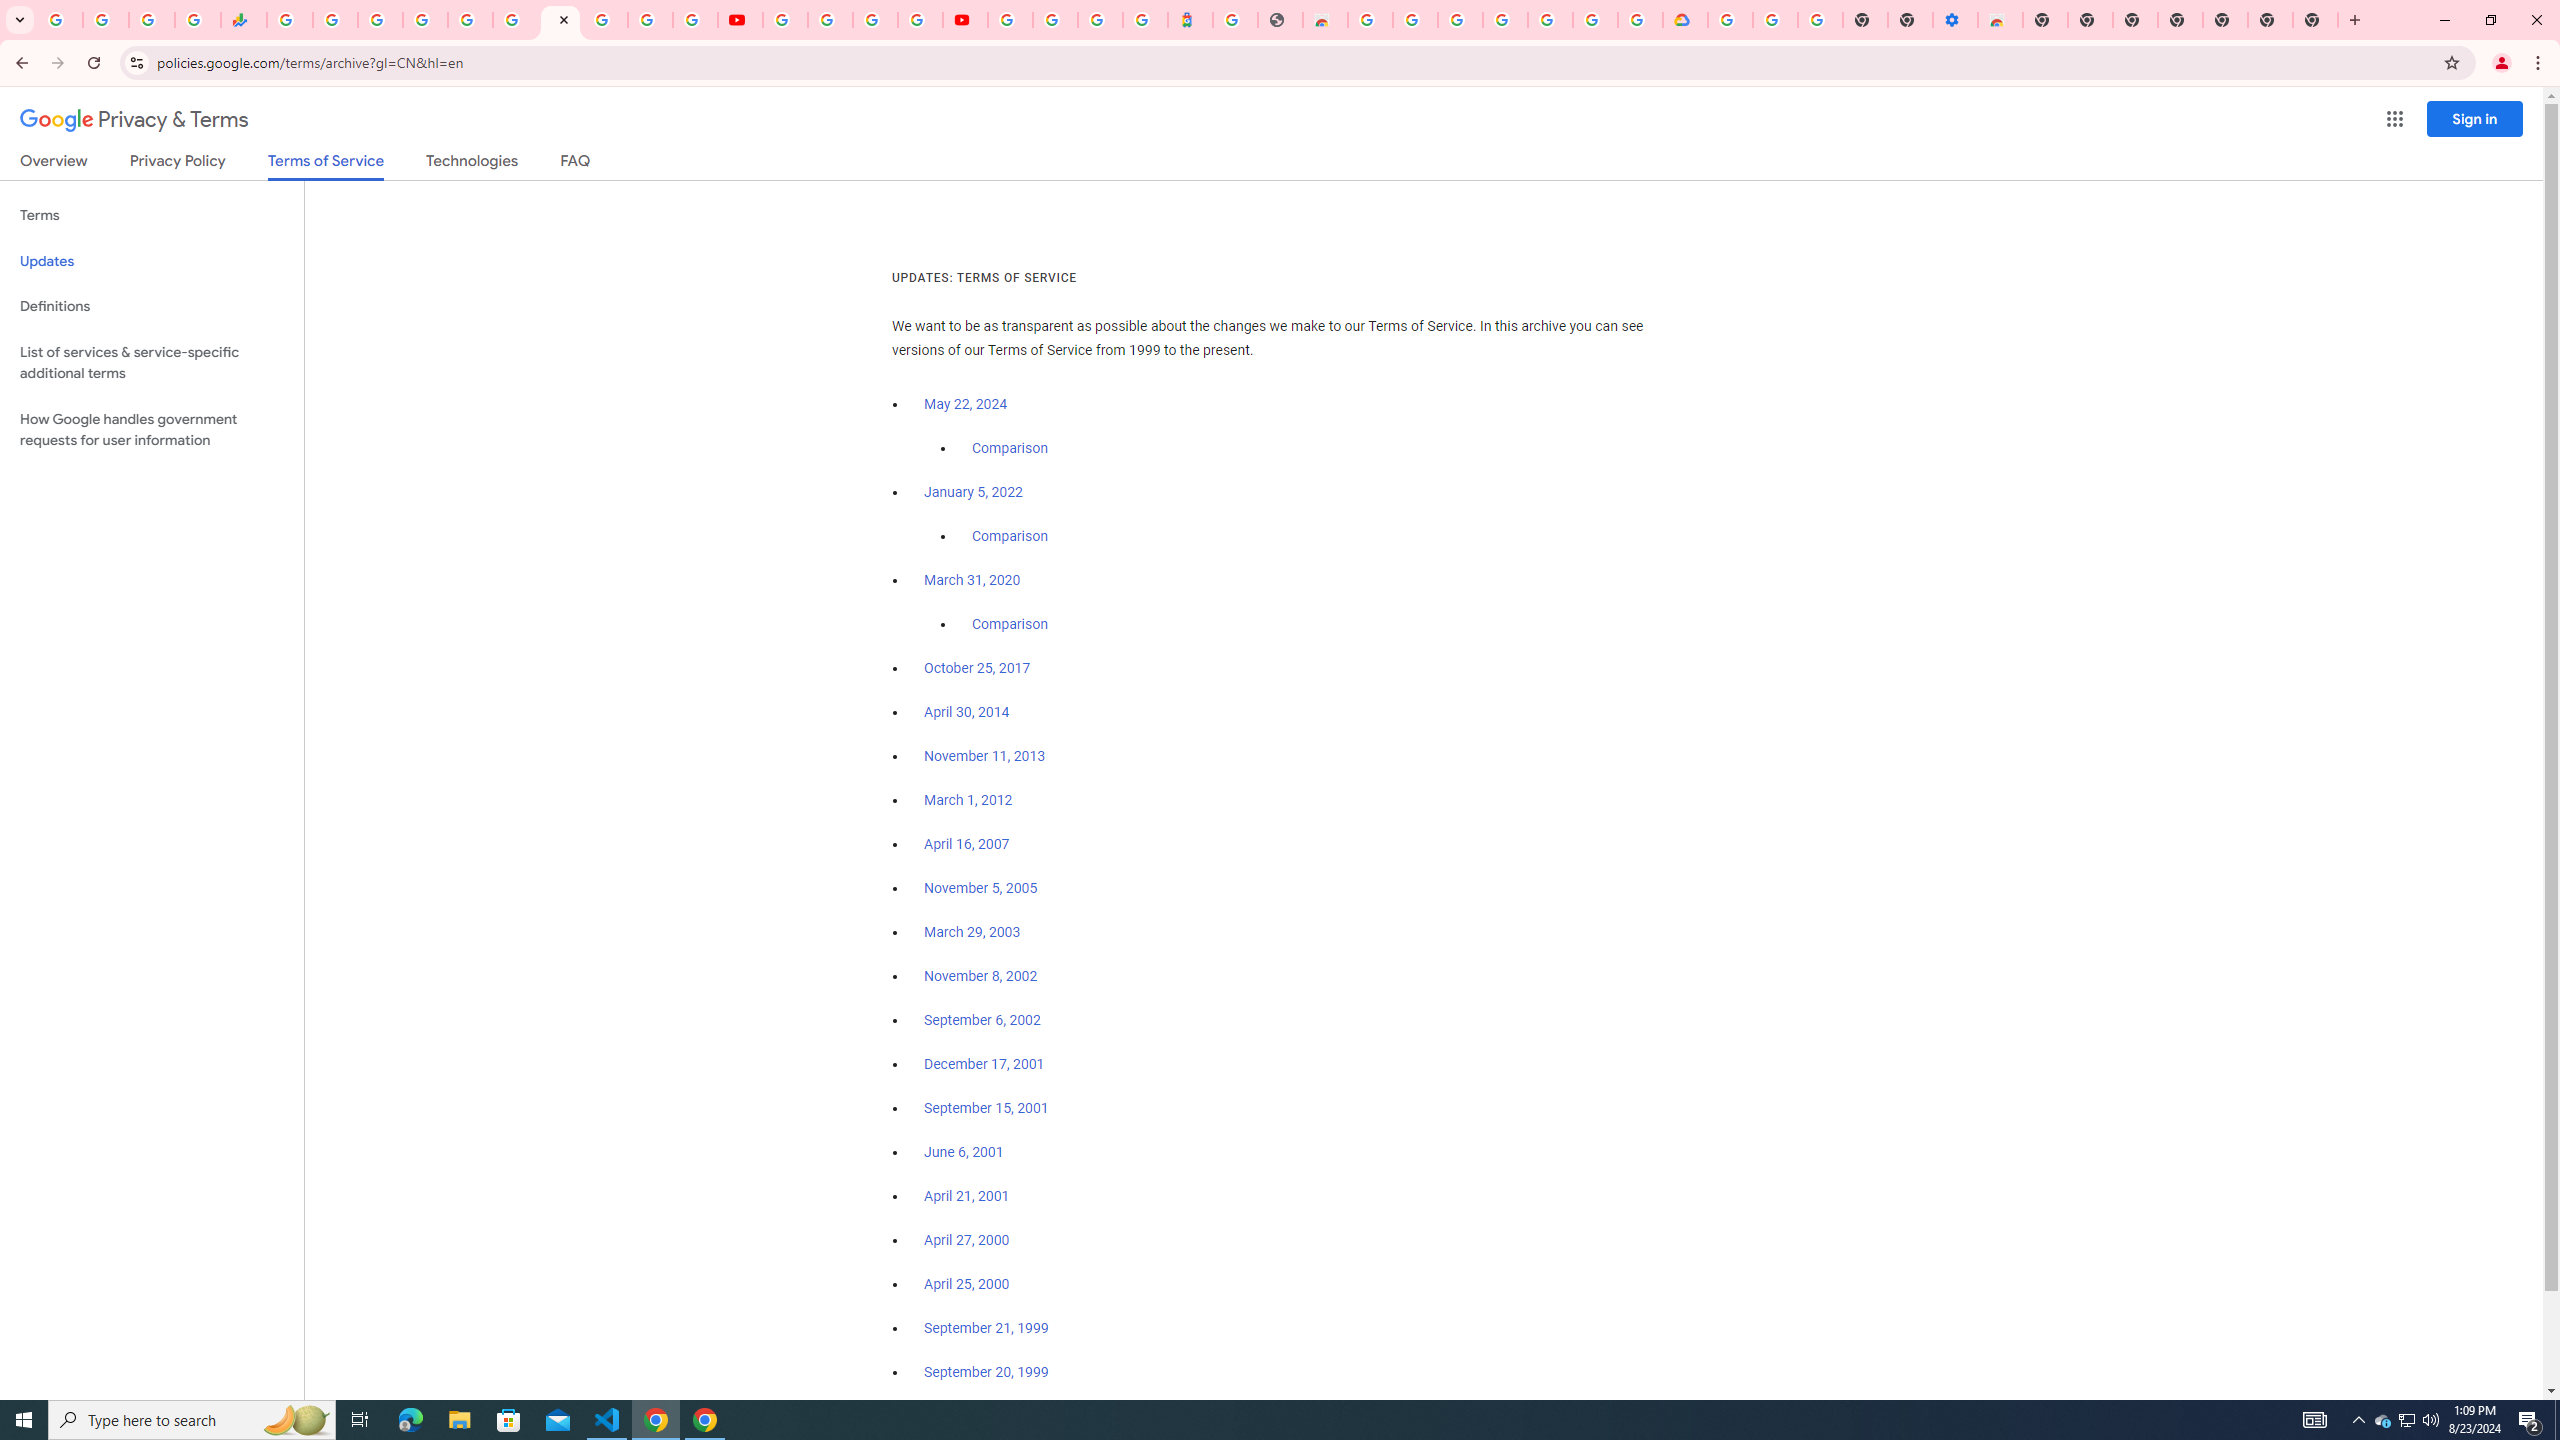 The width and height of the screenshot is (2560, 1440). I want to click on 'New Tab', so click(2315, 19).